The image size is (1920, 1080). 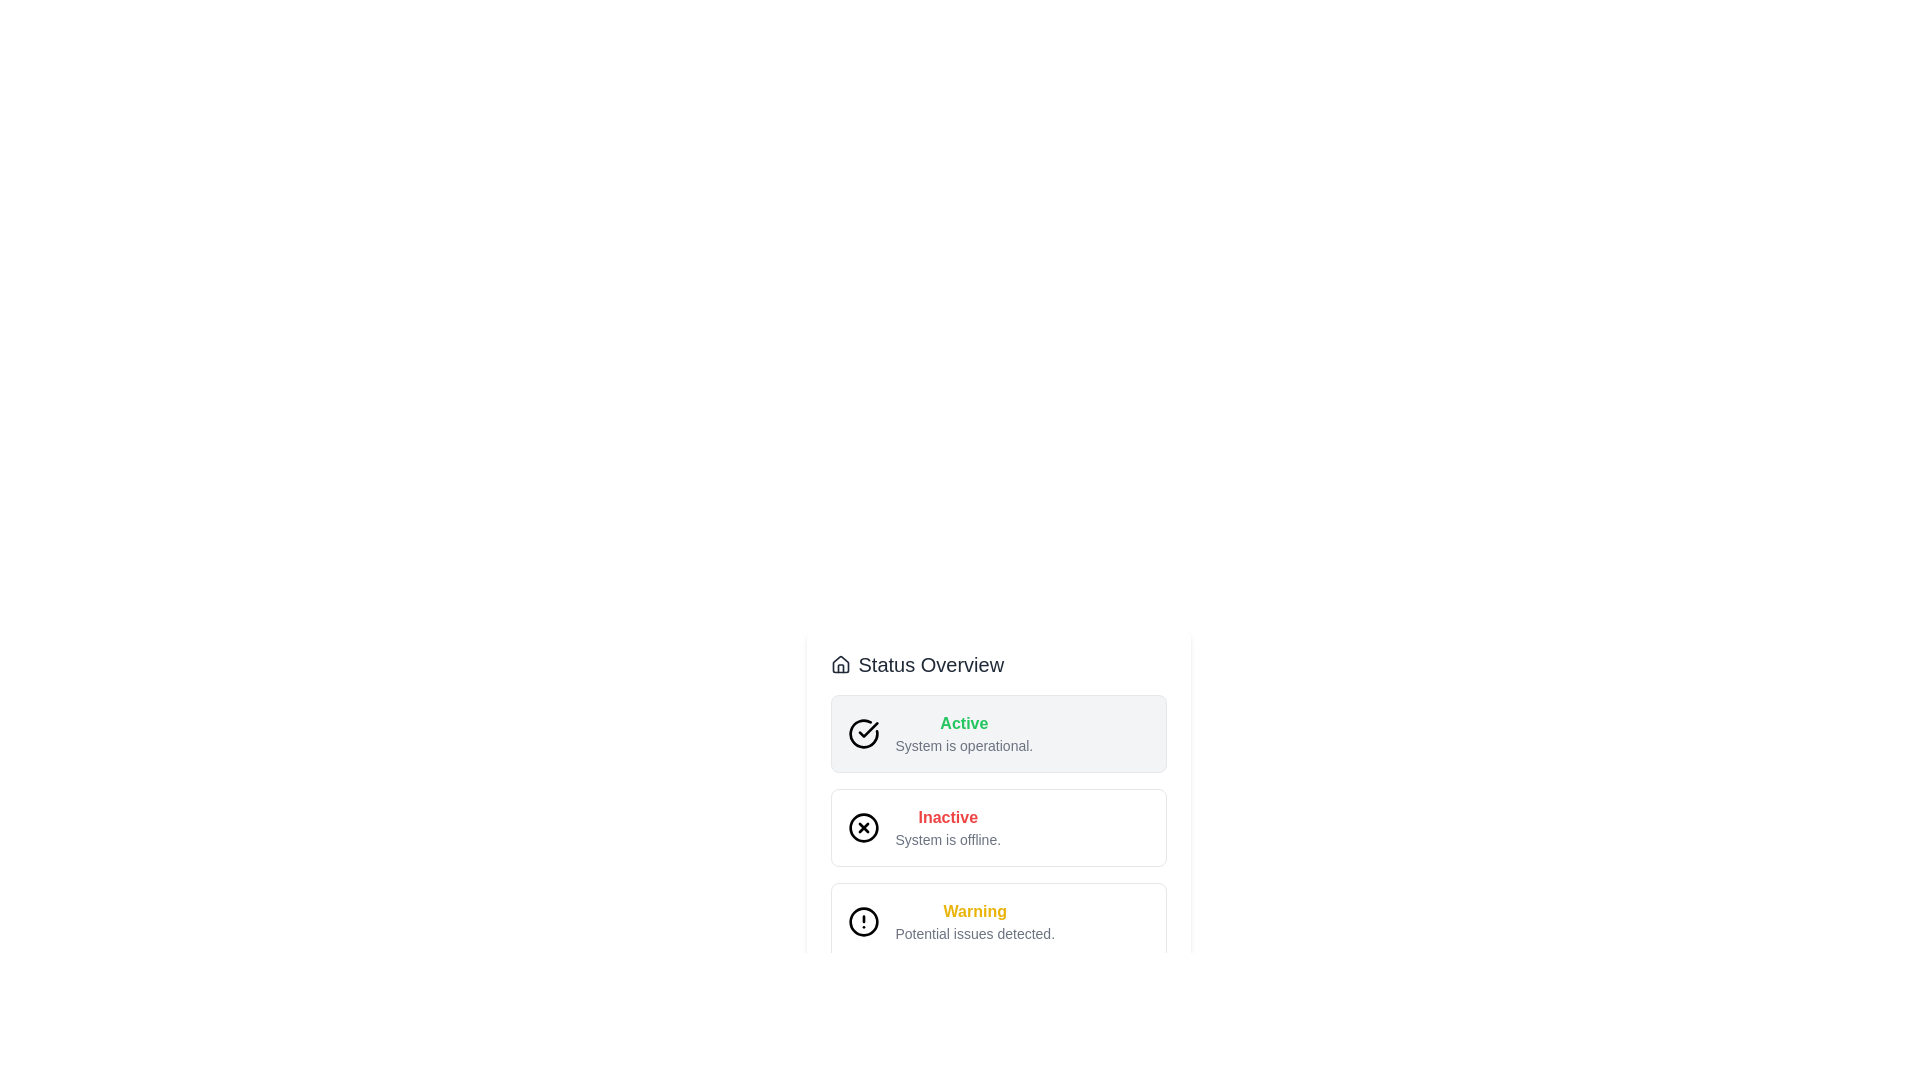 I want to click on the text label displaying 'Potential issues detected.' located beneath the 'Warning' label in the status notification area, so click(x=975, y=933).